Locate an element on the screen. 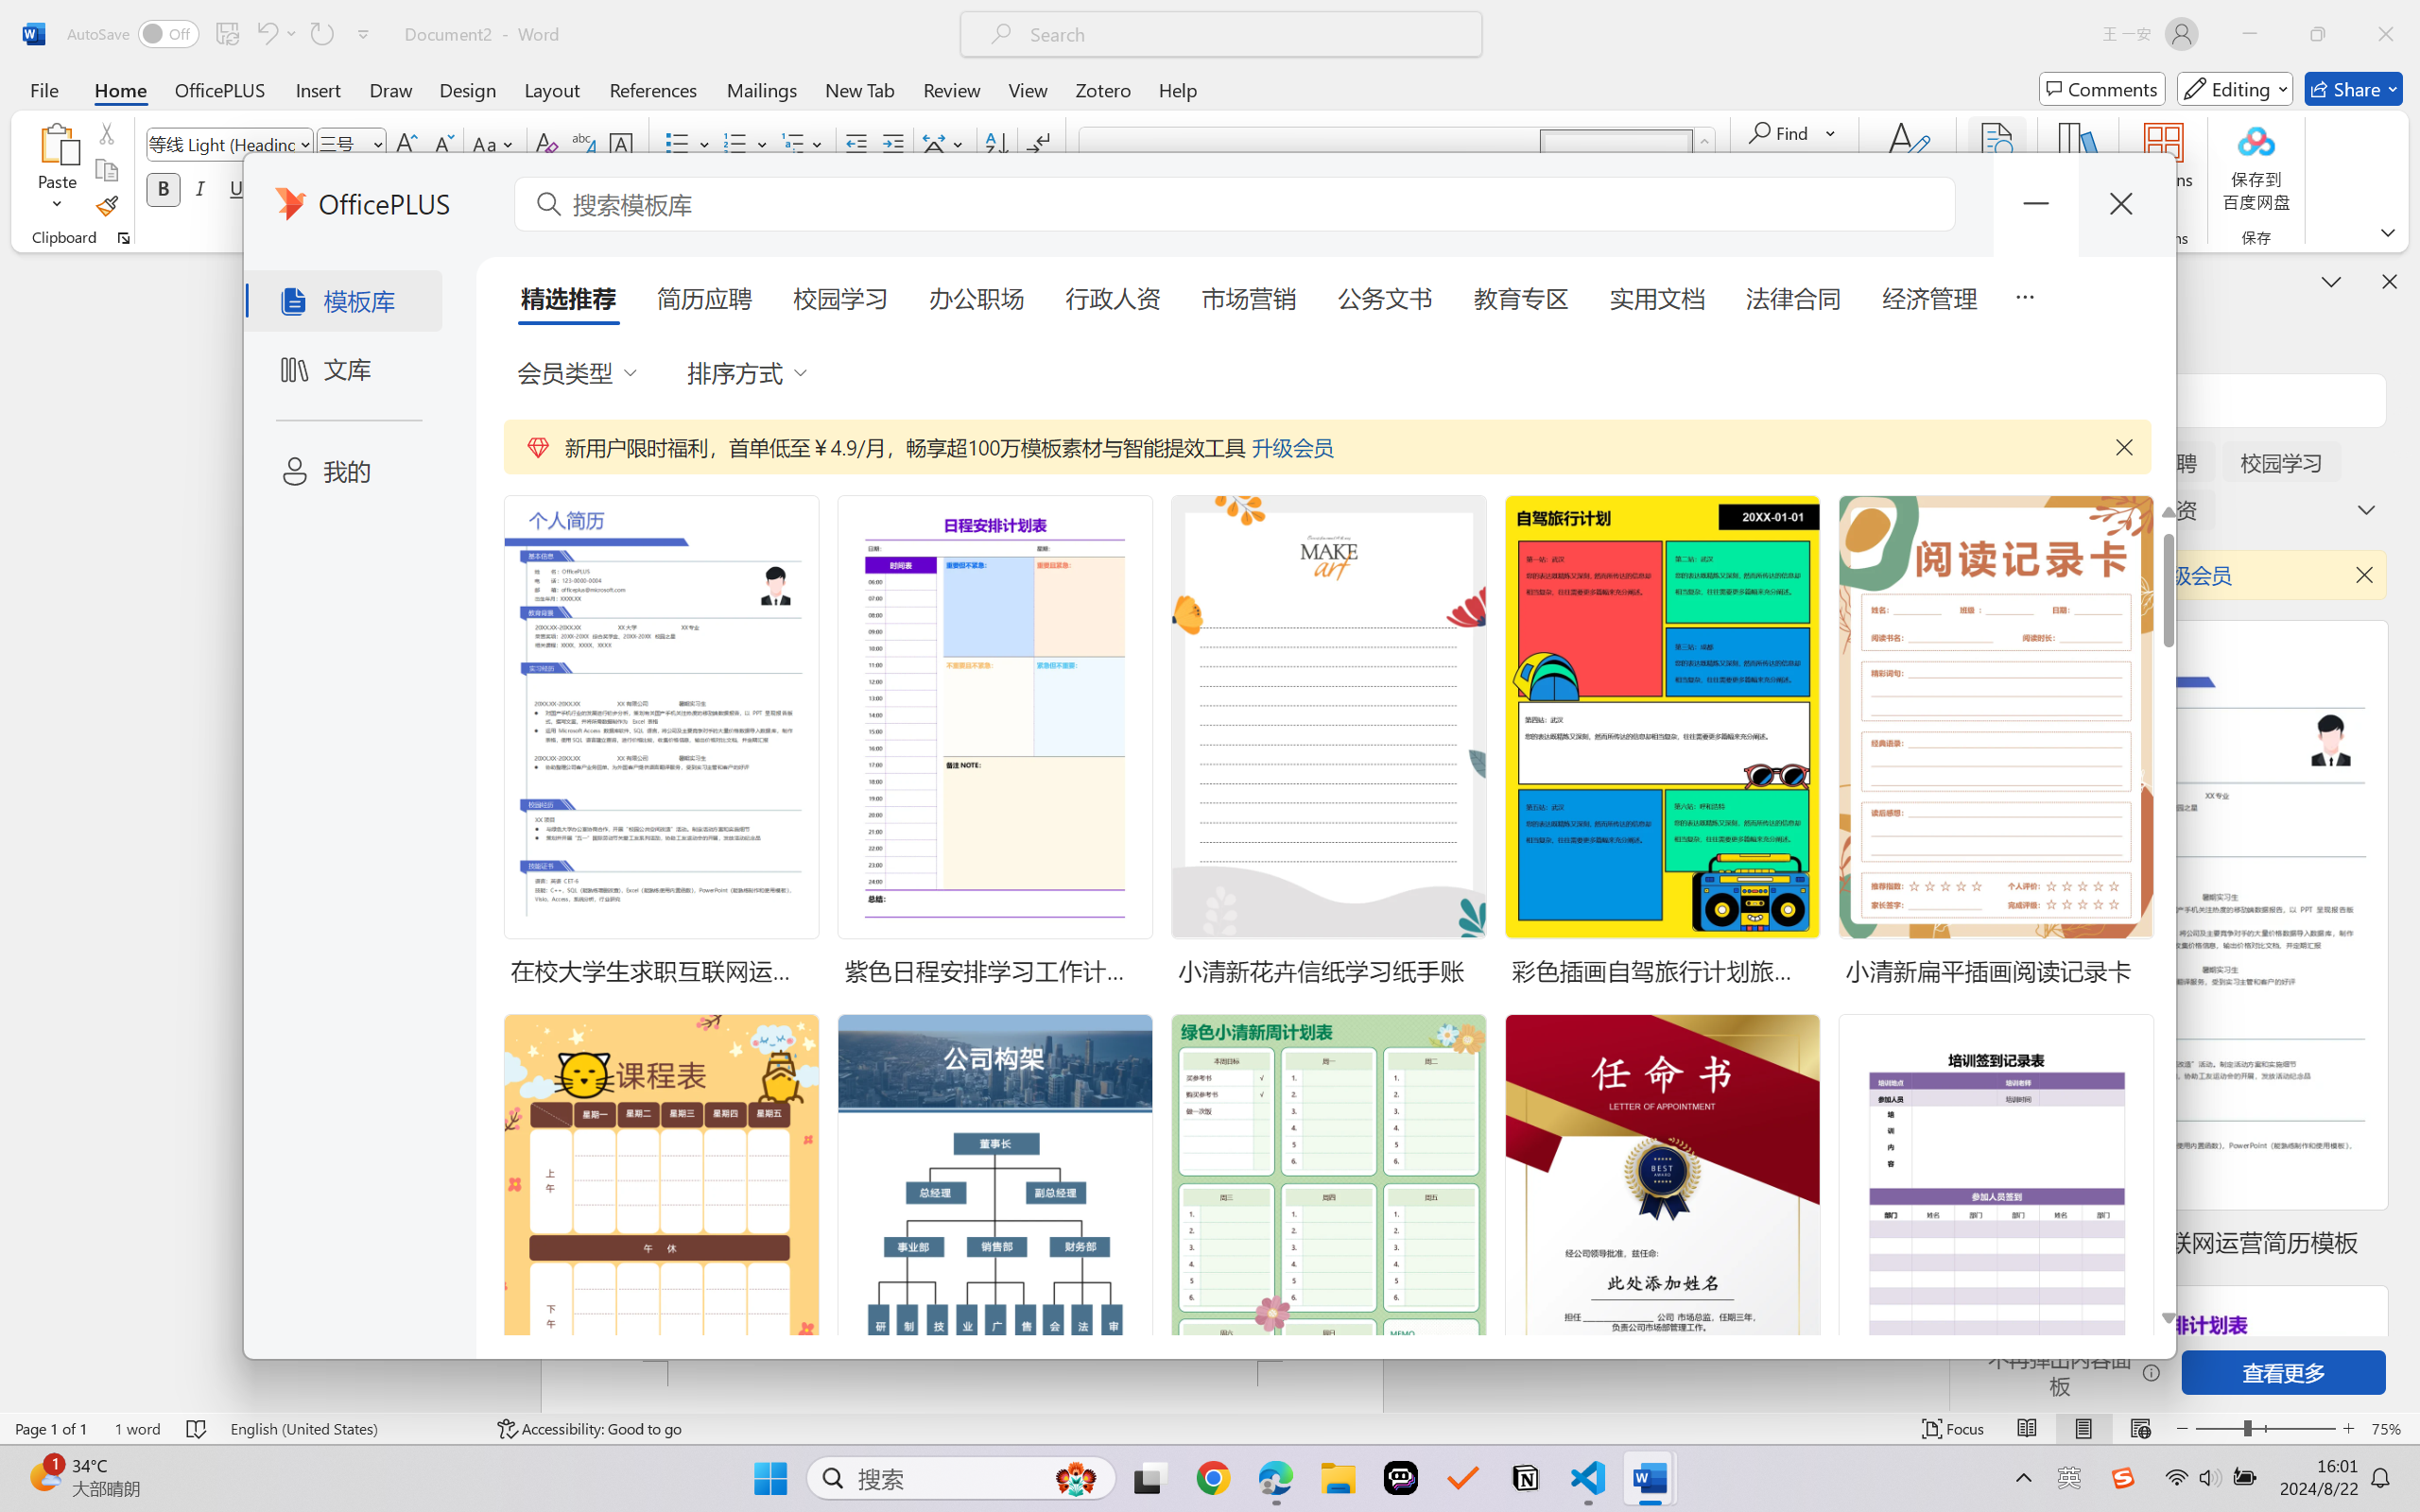  'Zoom In' is located at coordinates (2348, 1428).